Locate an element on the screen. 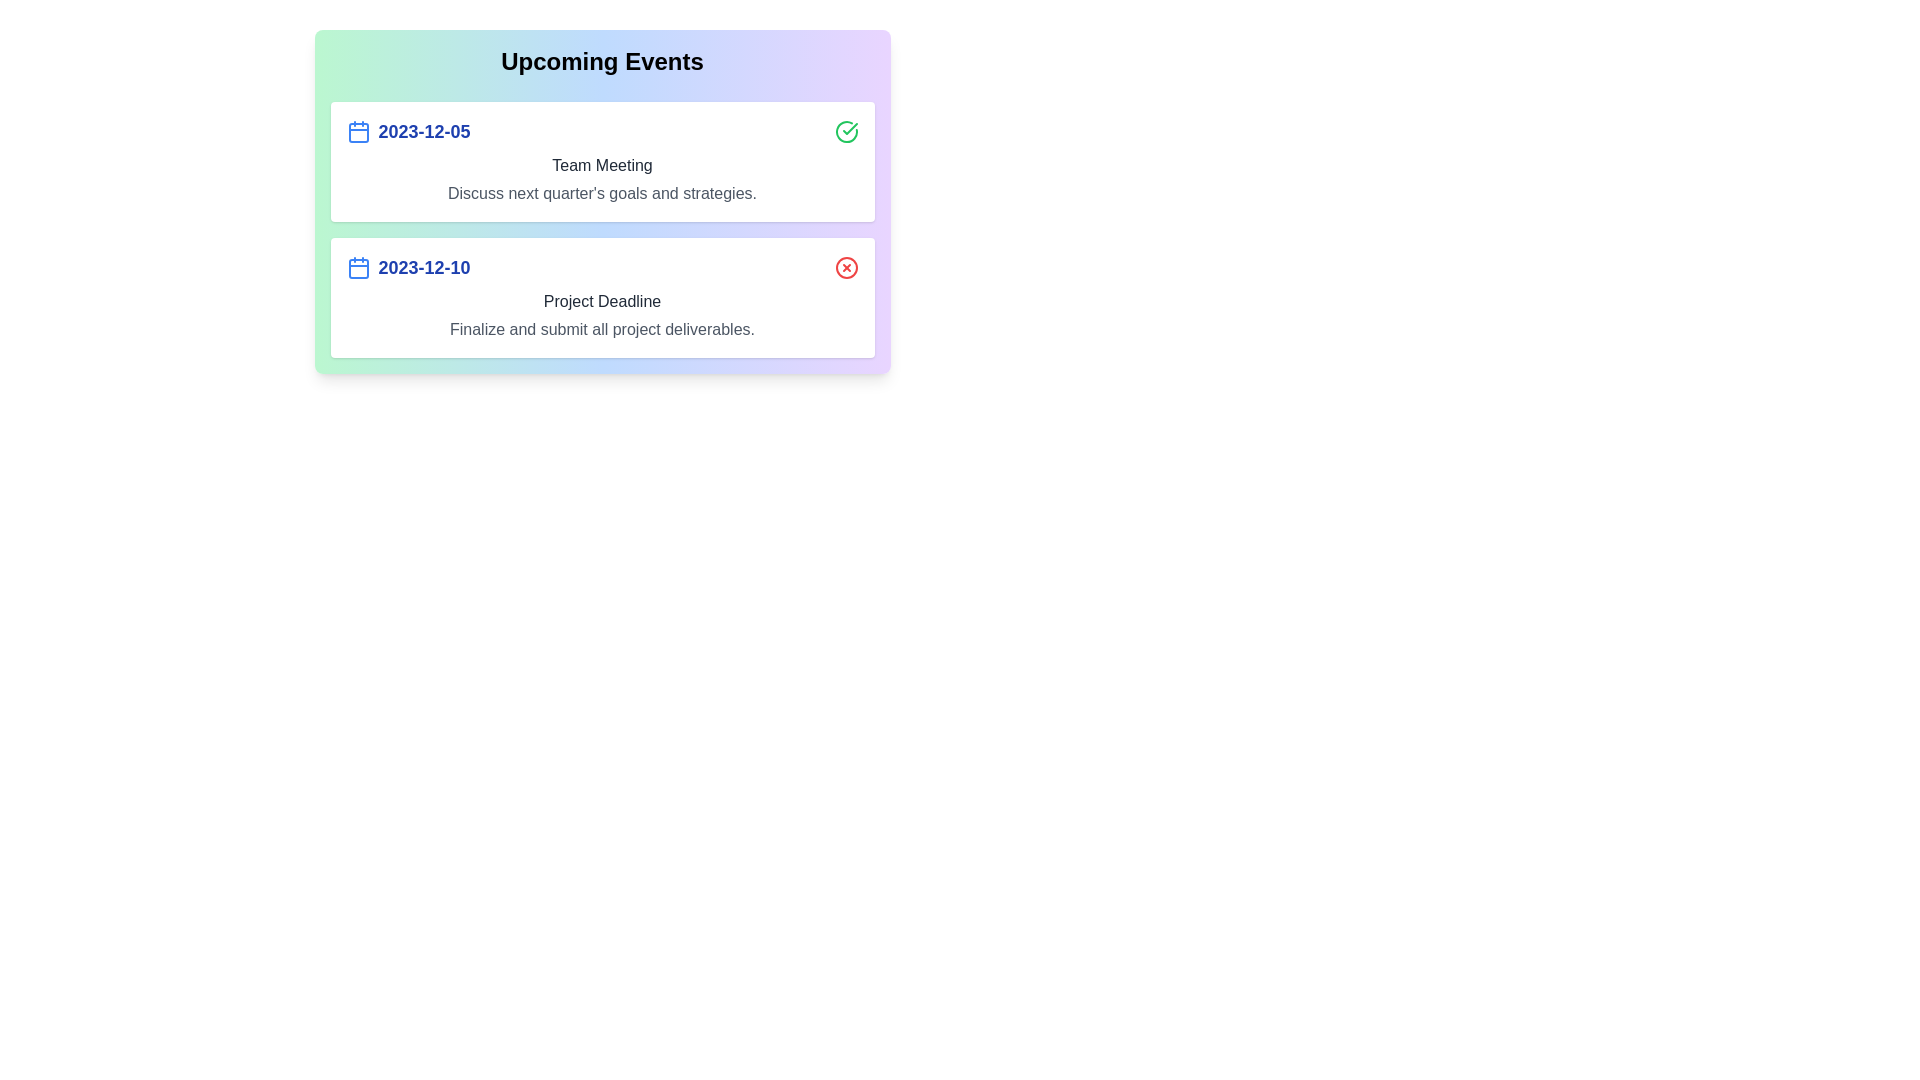 The width and height of the screenshot is (1920, 1080). the event with the date 2023-12-05 to view its details is located at coordinates (601, 161).